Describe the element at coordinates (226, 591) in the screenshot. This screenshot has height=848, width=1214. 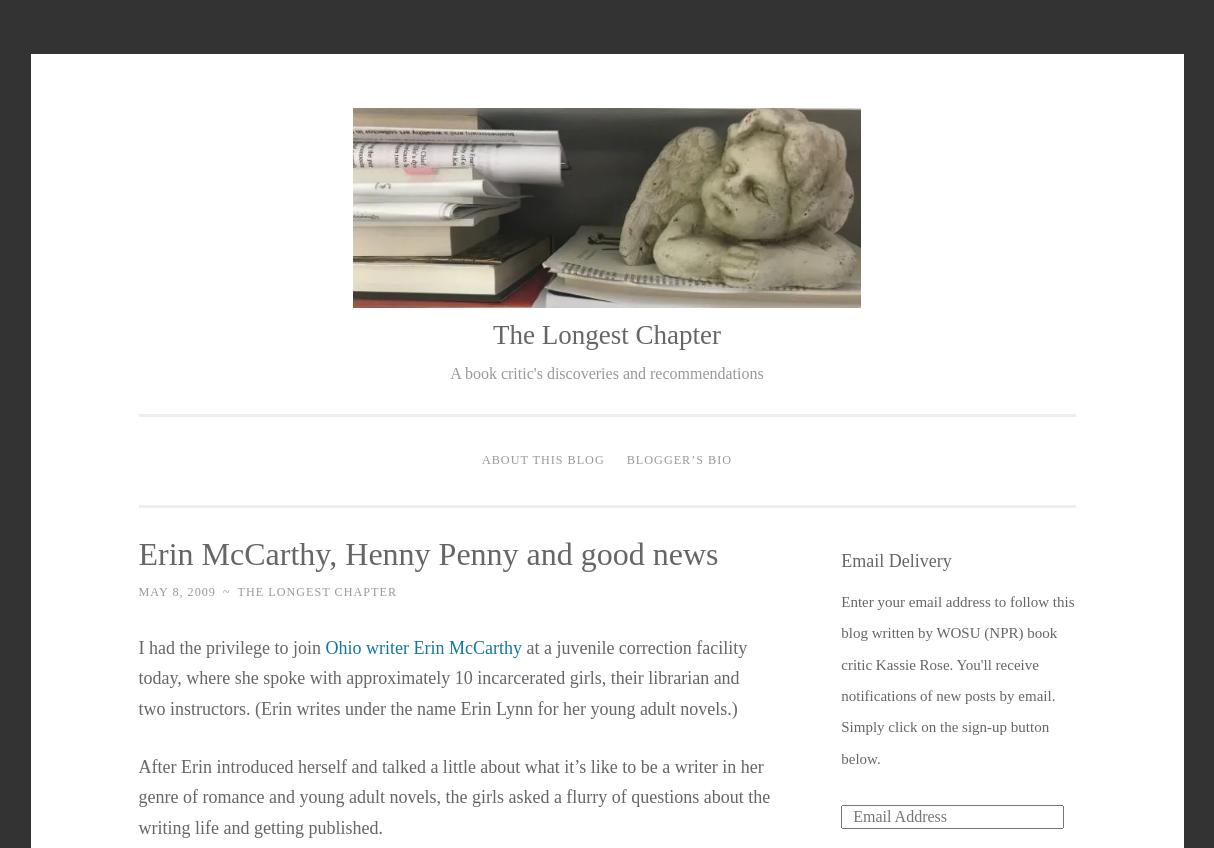
I see `'~'` at that location.